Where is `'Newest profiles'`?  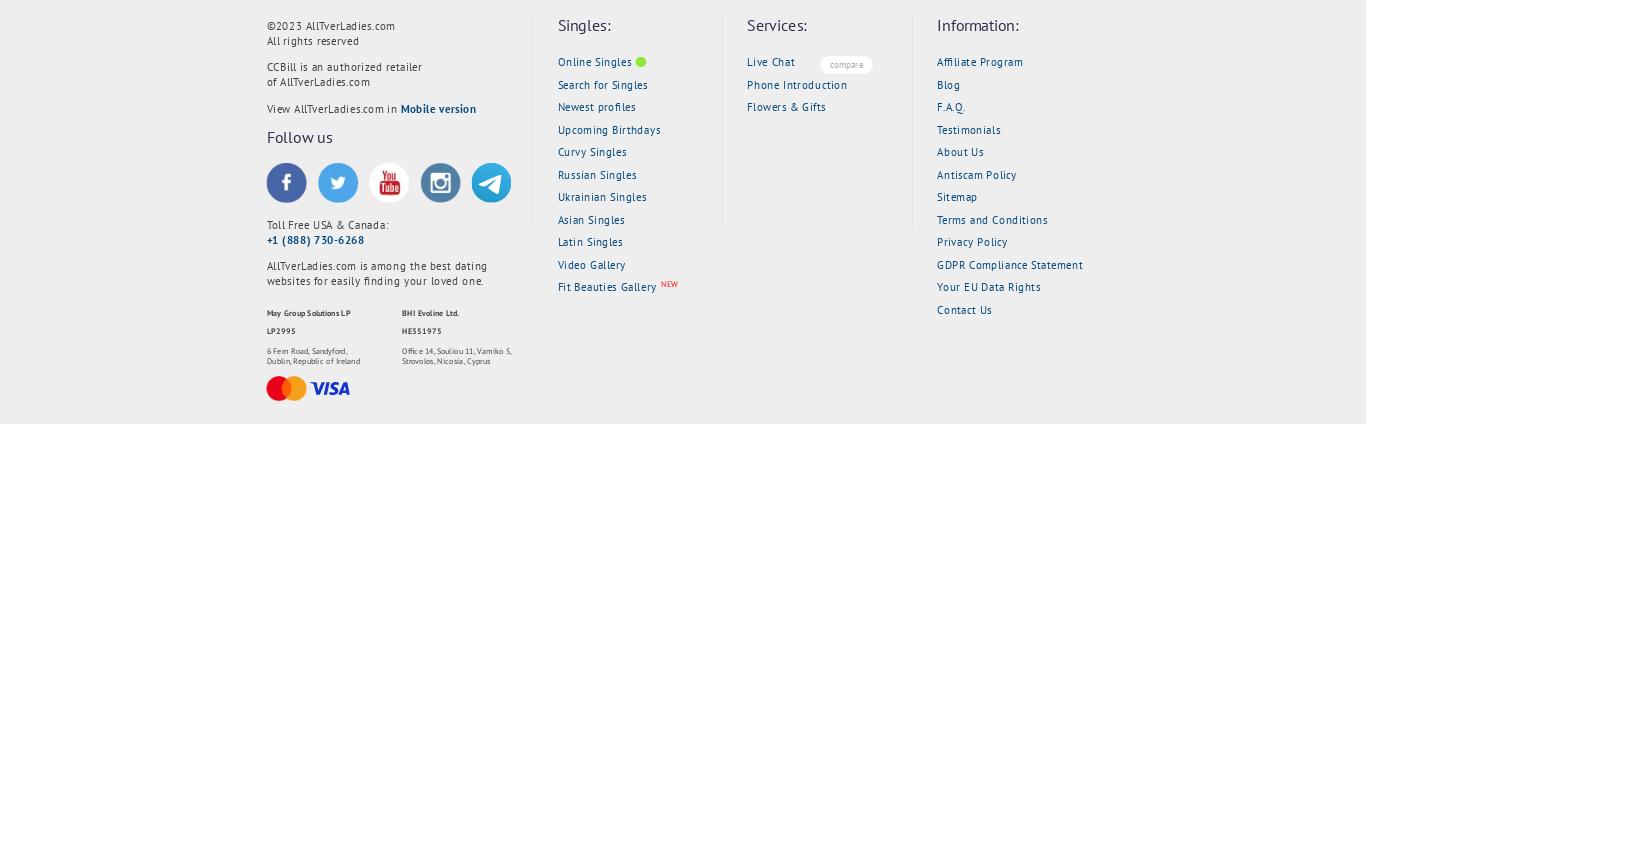 'Newest profiles' is located at coordinates (556, 105).